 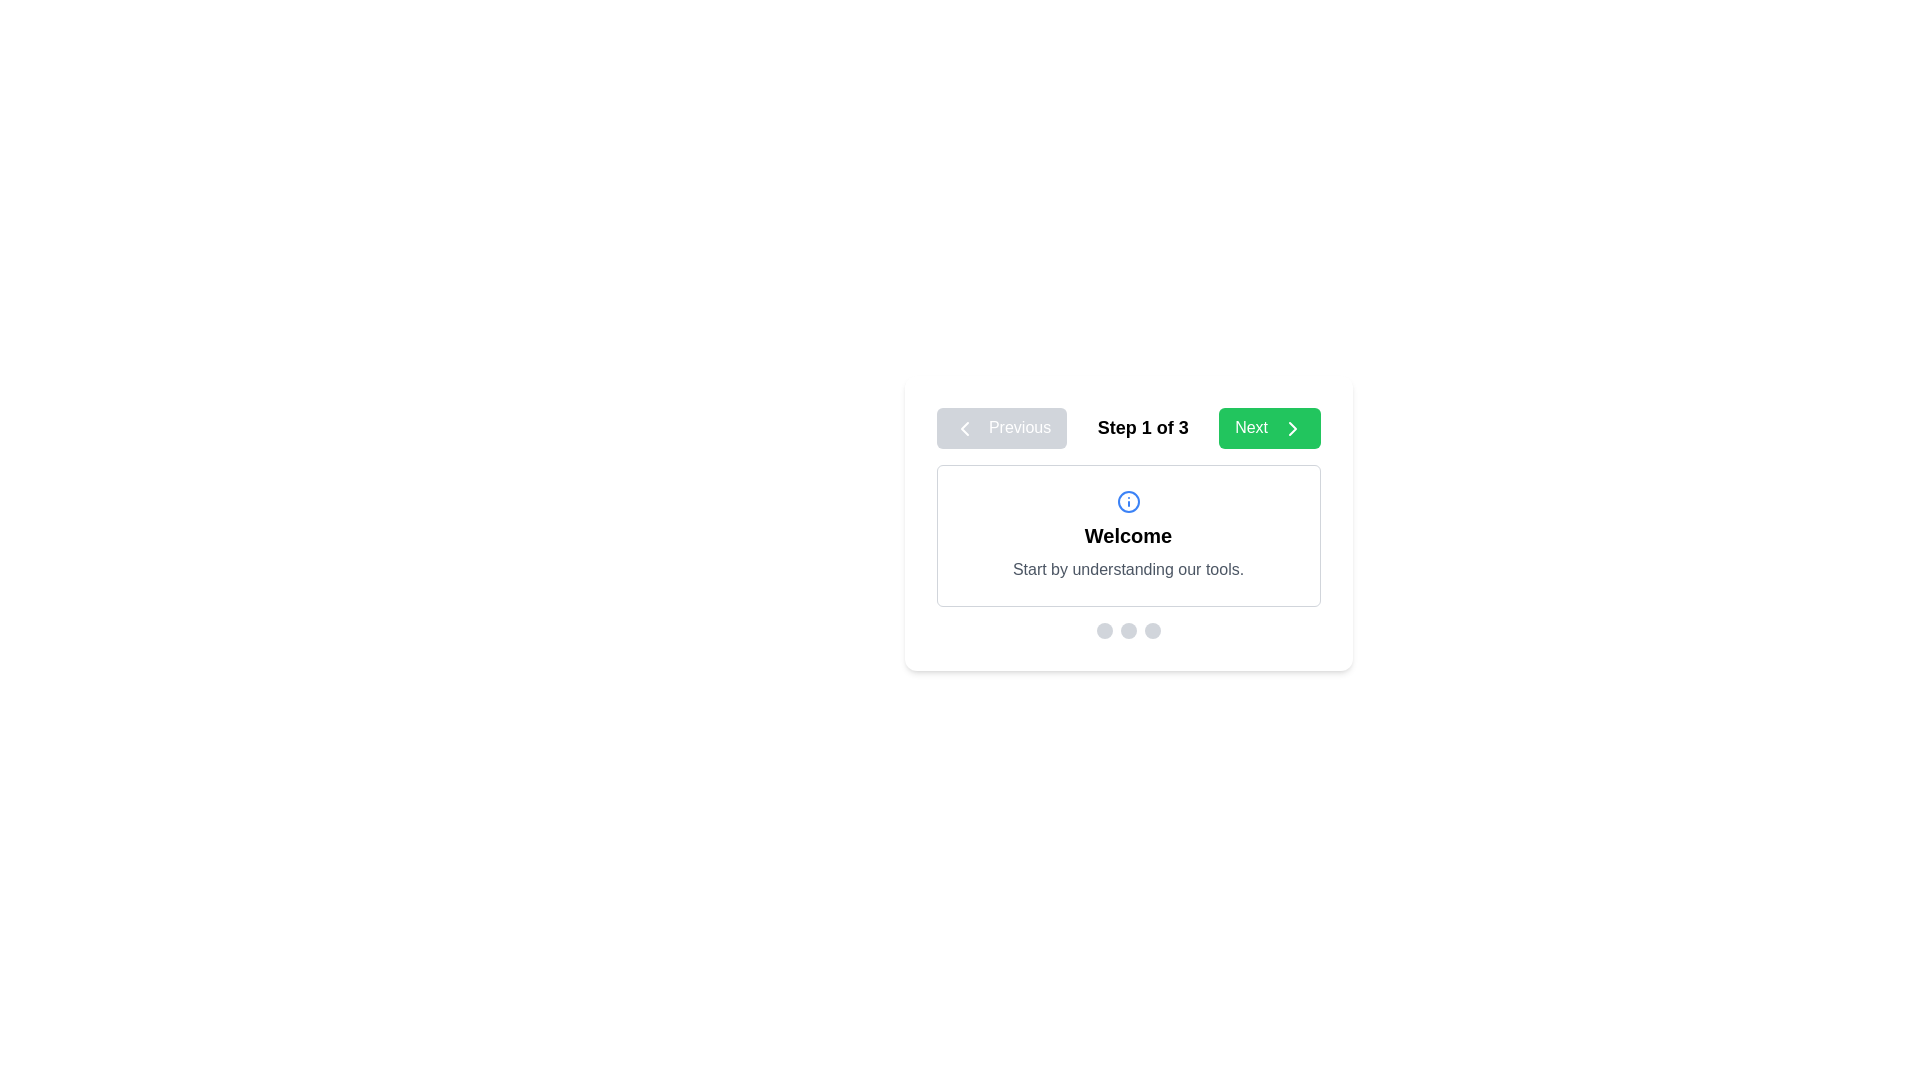 What do you see at coordinates (1268, 427) in the screenshot?
I see `the 'Next' button, which is a rectangular button with a green background, white text, and a right-pointing chevron, located on the right-hand side of the navigation bar` at bounding box center [1268, 427].